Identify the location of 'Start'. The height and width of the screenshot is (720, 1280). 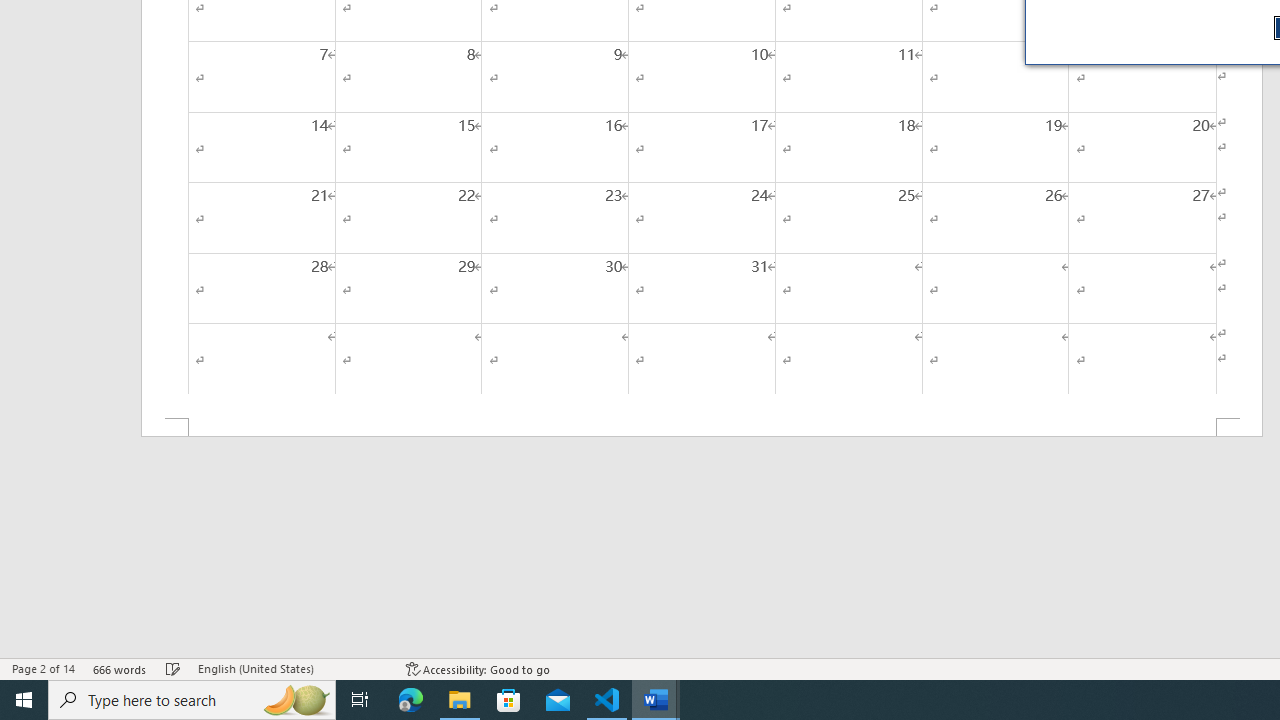
(24, 698).